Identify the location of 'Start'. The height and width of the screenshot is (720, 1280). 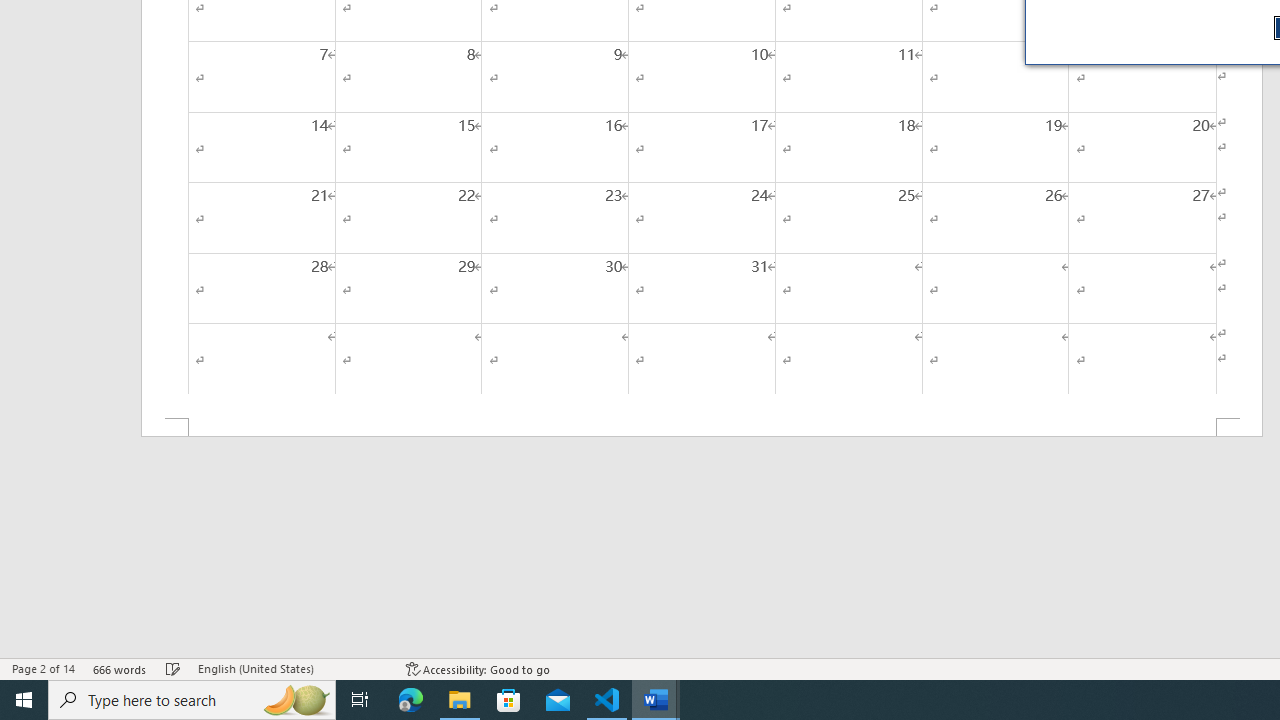
(24, 698).